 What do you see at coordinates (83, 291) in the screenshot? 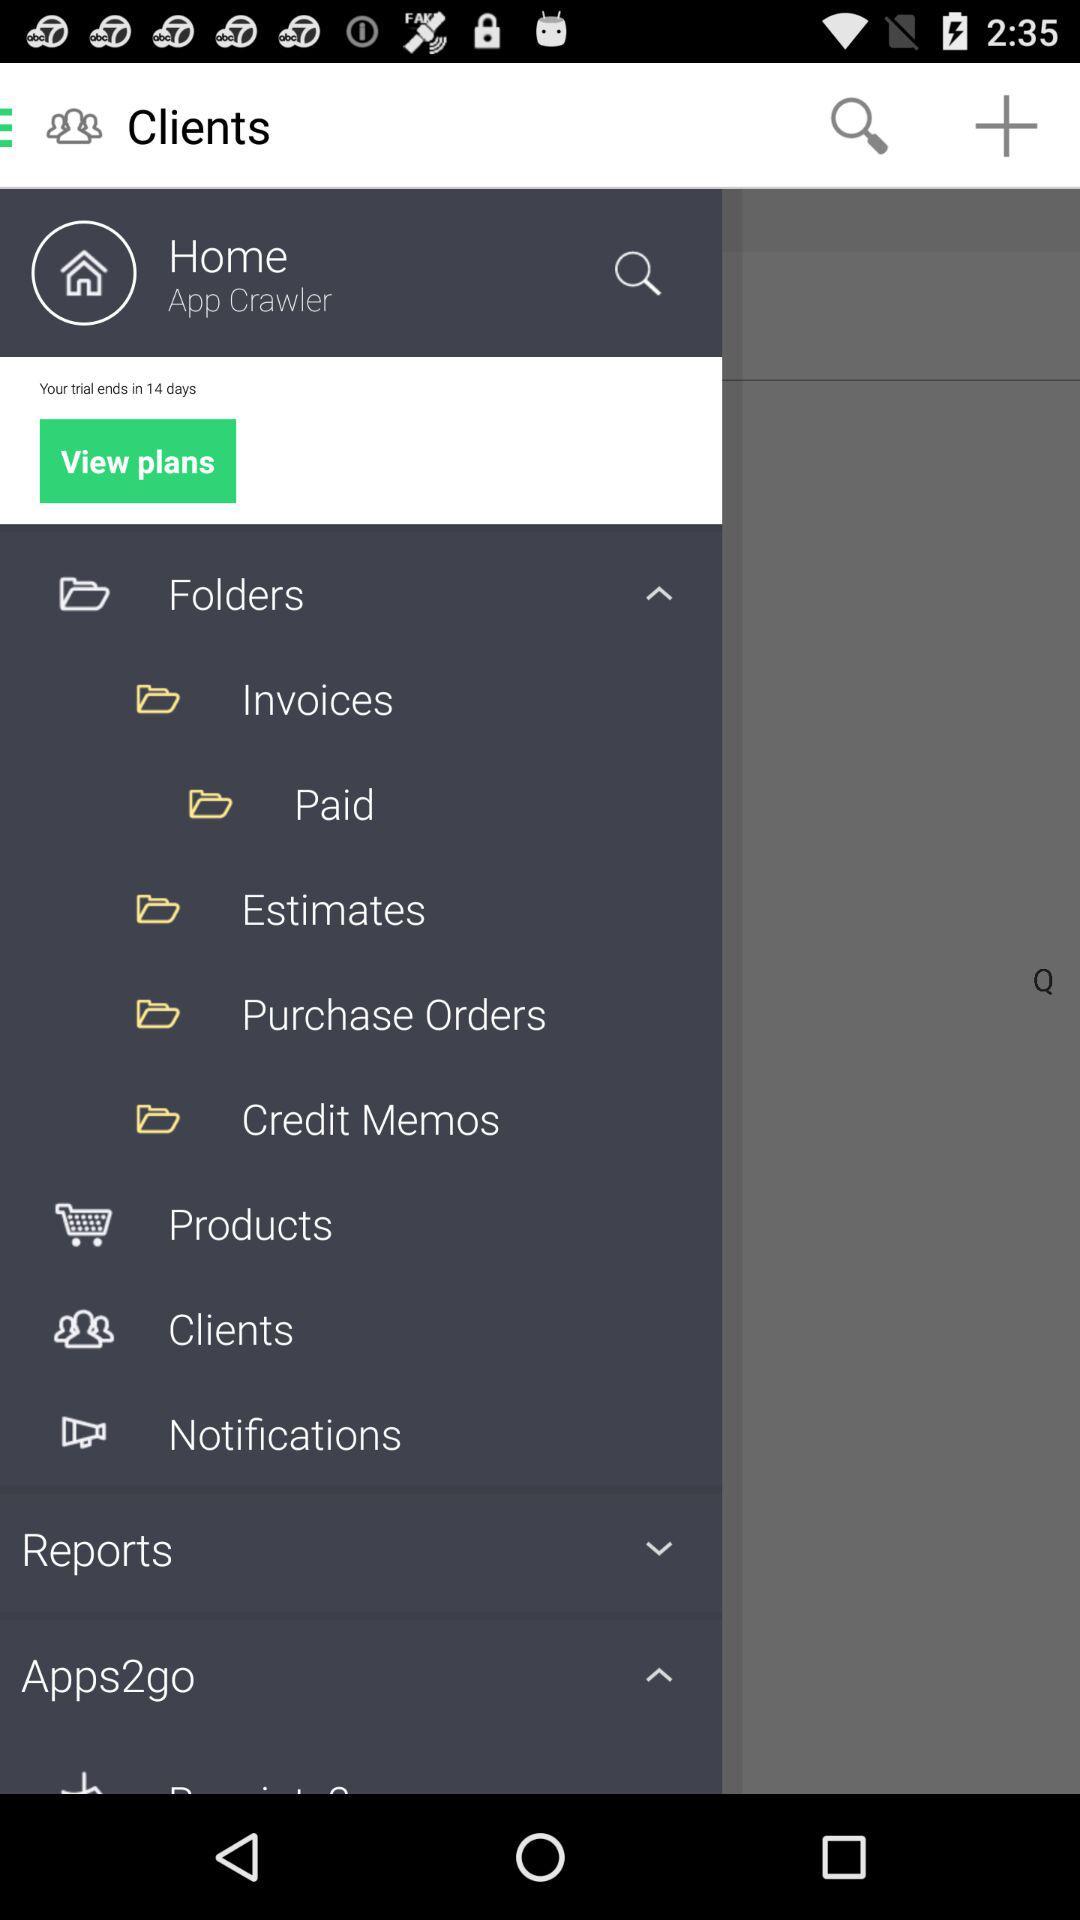
I see `the home icon` at bounding box center [83, 291].